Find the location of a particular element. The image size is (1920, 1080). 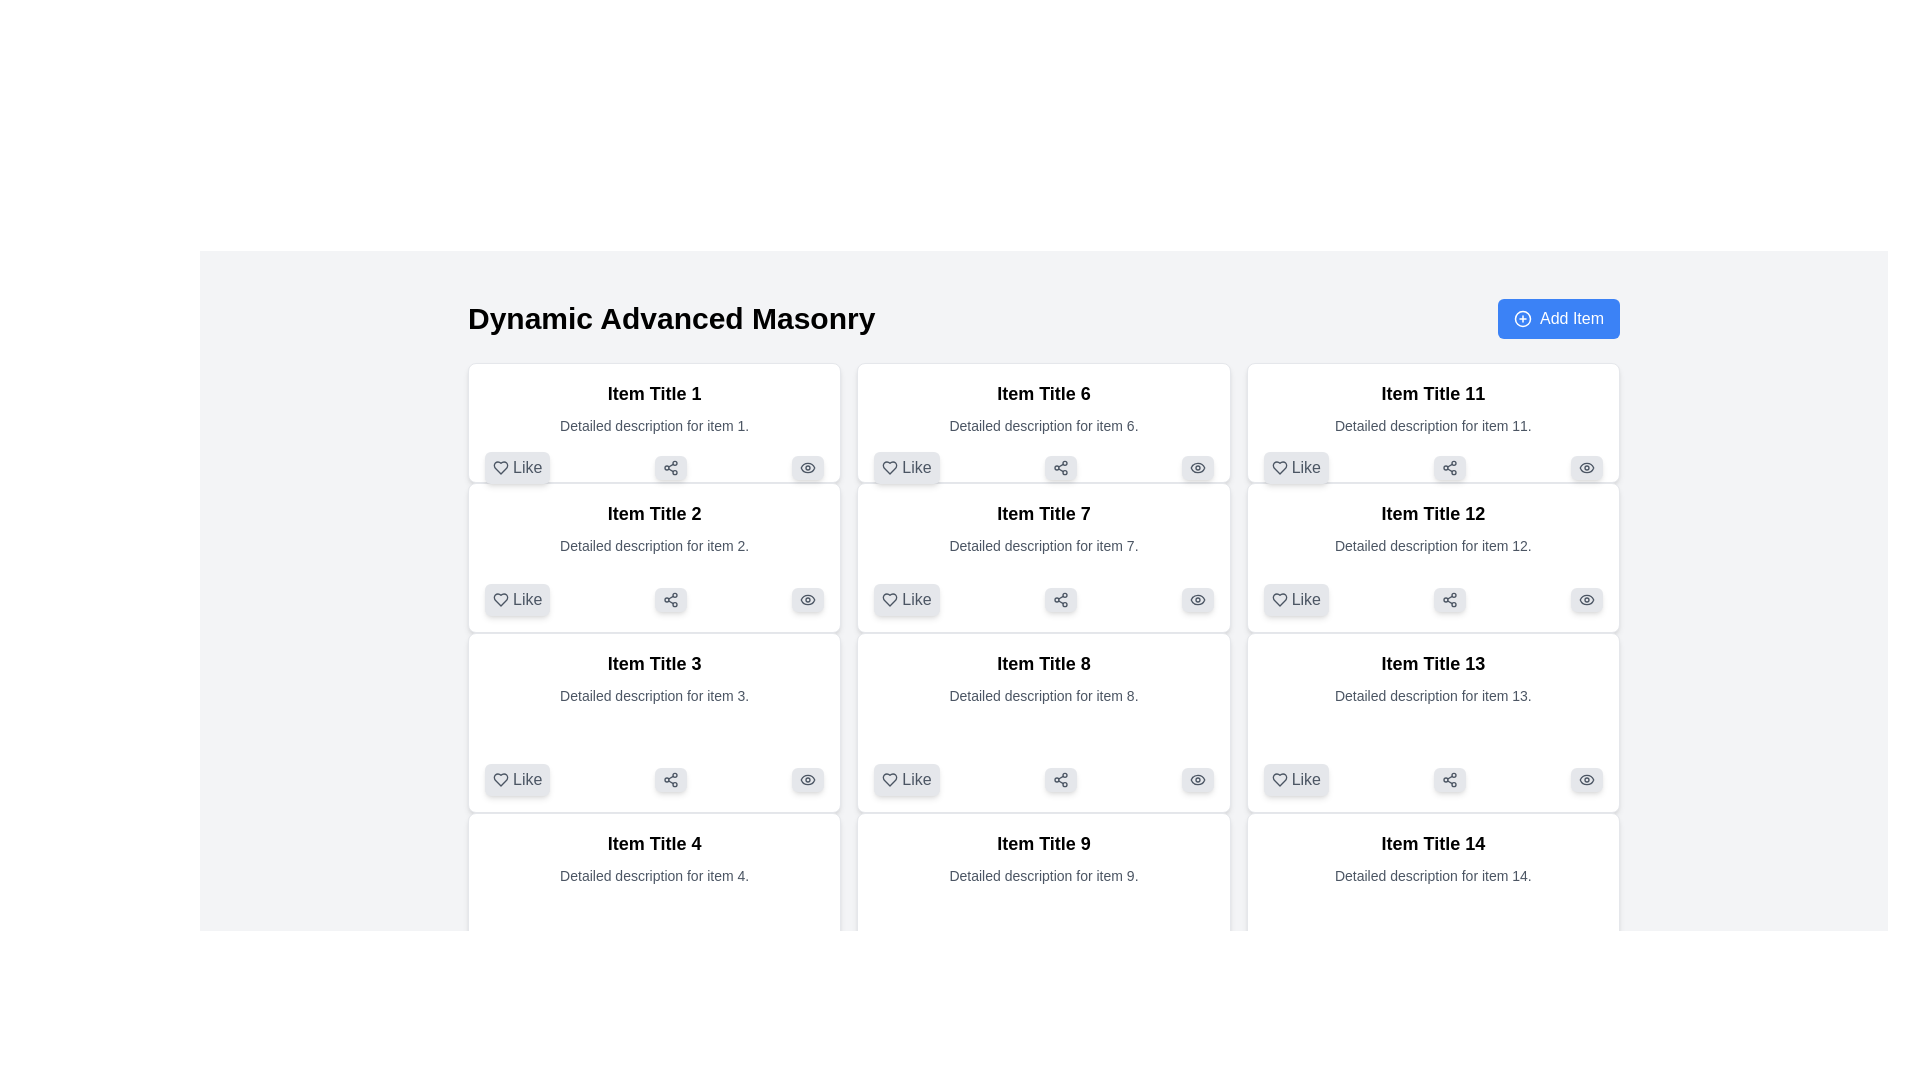

the button with a light gray background and a share symbol icon located in the second card of the 'Dynamic Advanced Masonry' grid layout is located at coordinates (671, 599).